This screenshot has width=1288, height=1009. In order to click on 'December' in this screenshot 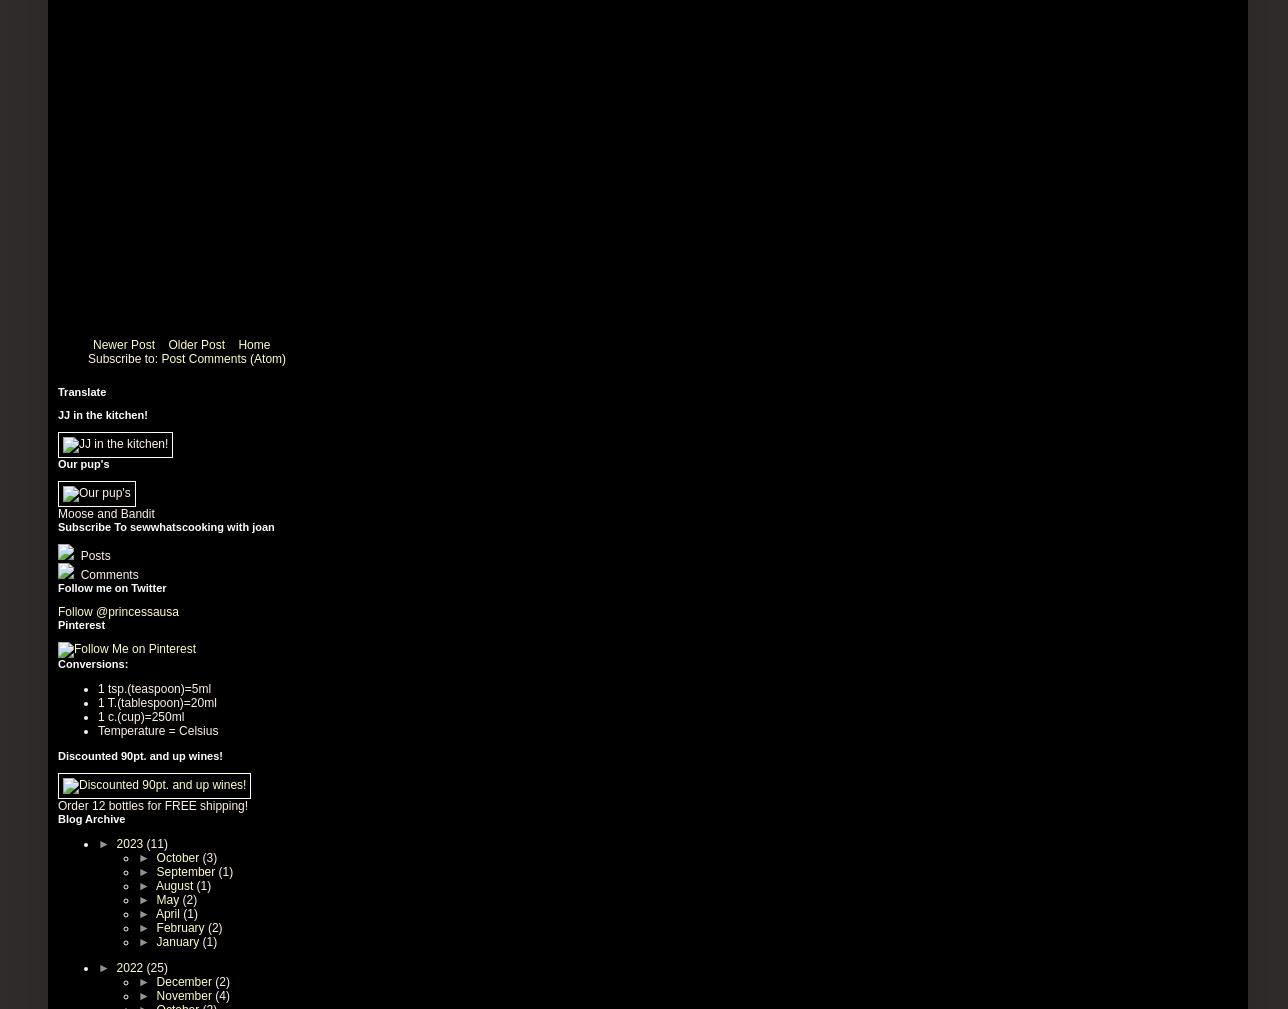, I will do `click(185, 980)`.